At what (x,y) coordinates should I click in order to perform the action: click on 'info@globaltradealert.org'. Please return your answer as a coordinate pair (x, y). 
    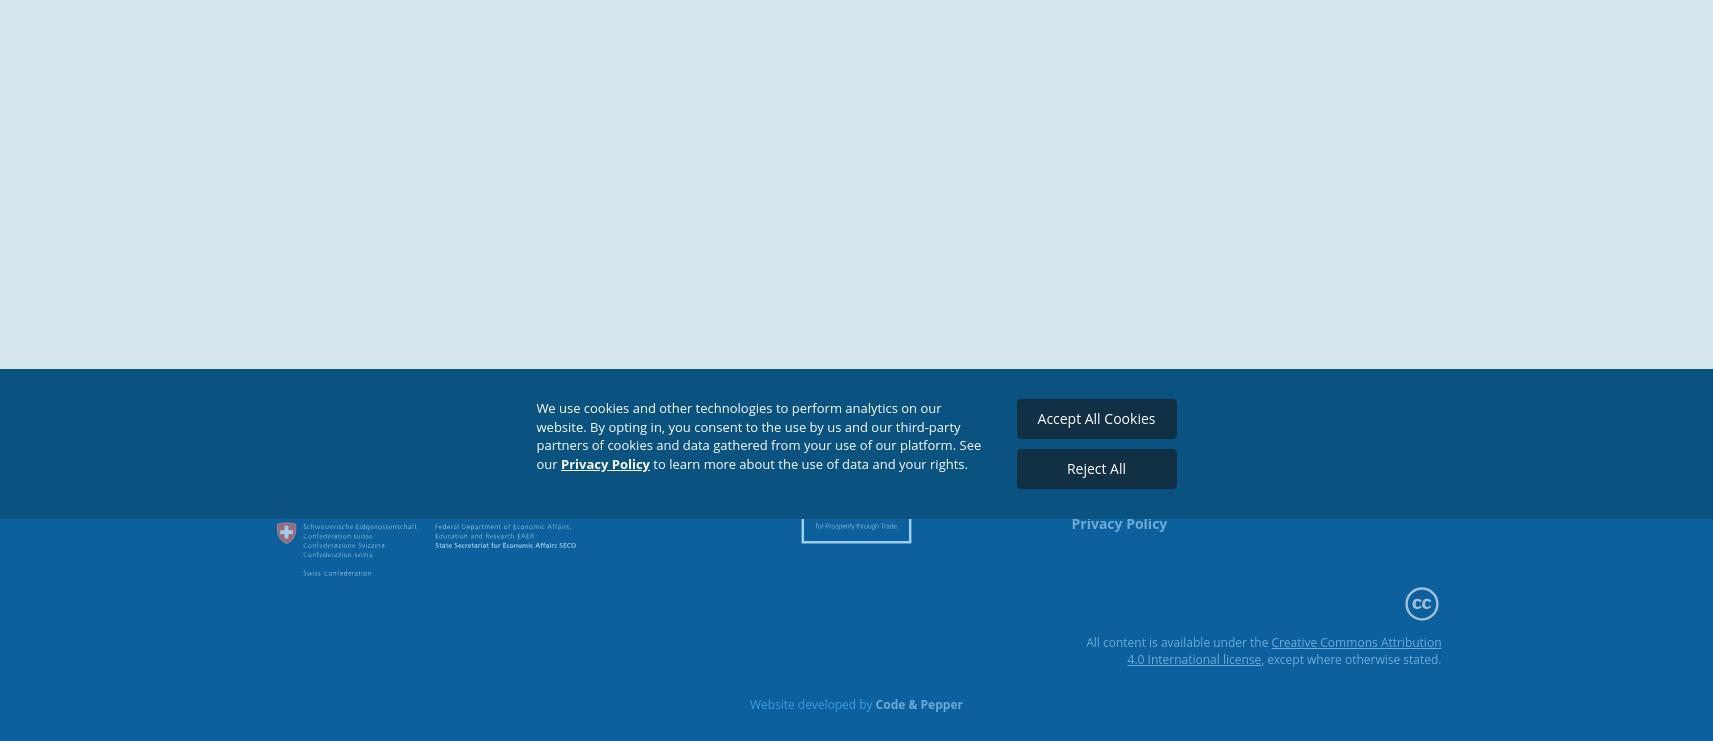
    Looking at the image, I should click on (1160, 484).